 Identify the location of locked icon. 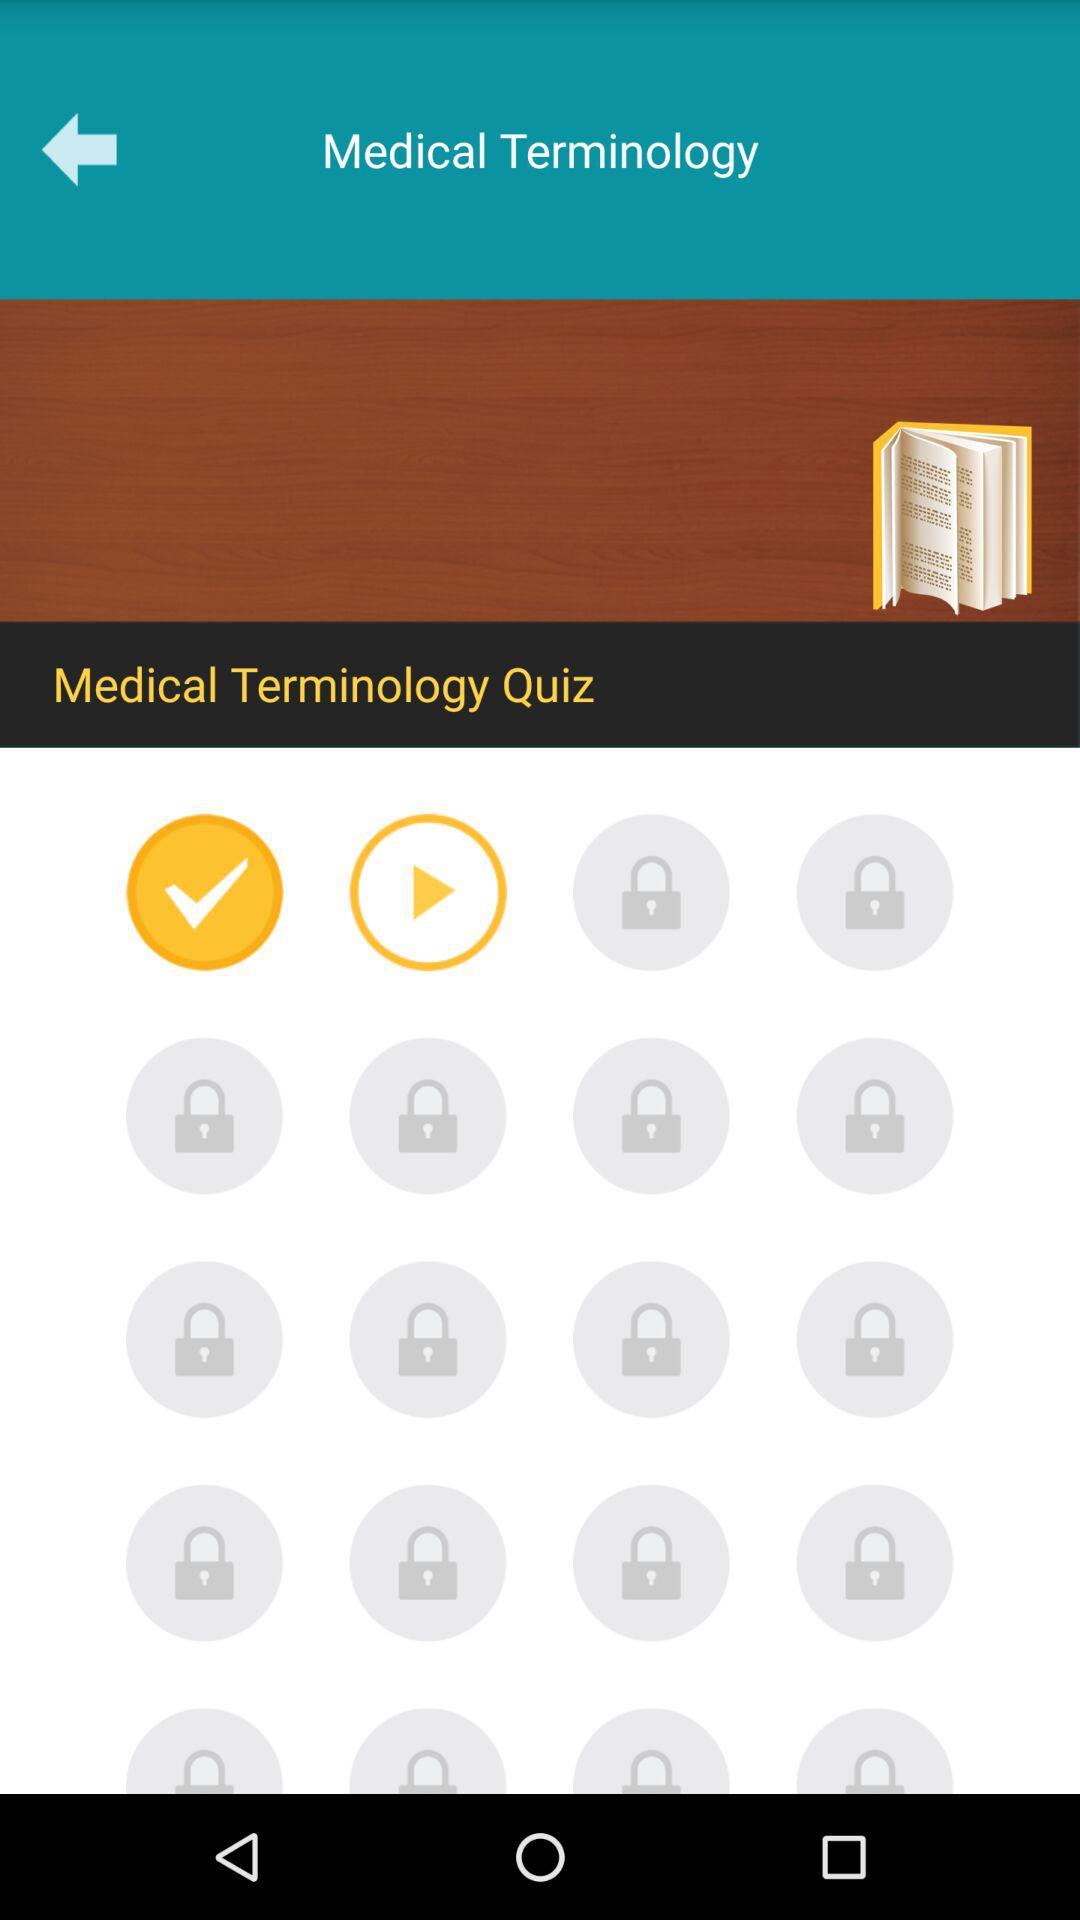
(874, 1562).